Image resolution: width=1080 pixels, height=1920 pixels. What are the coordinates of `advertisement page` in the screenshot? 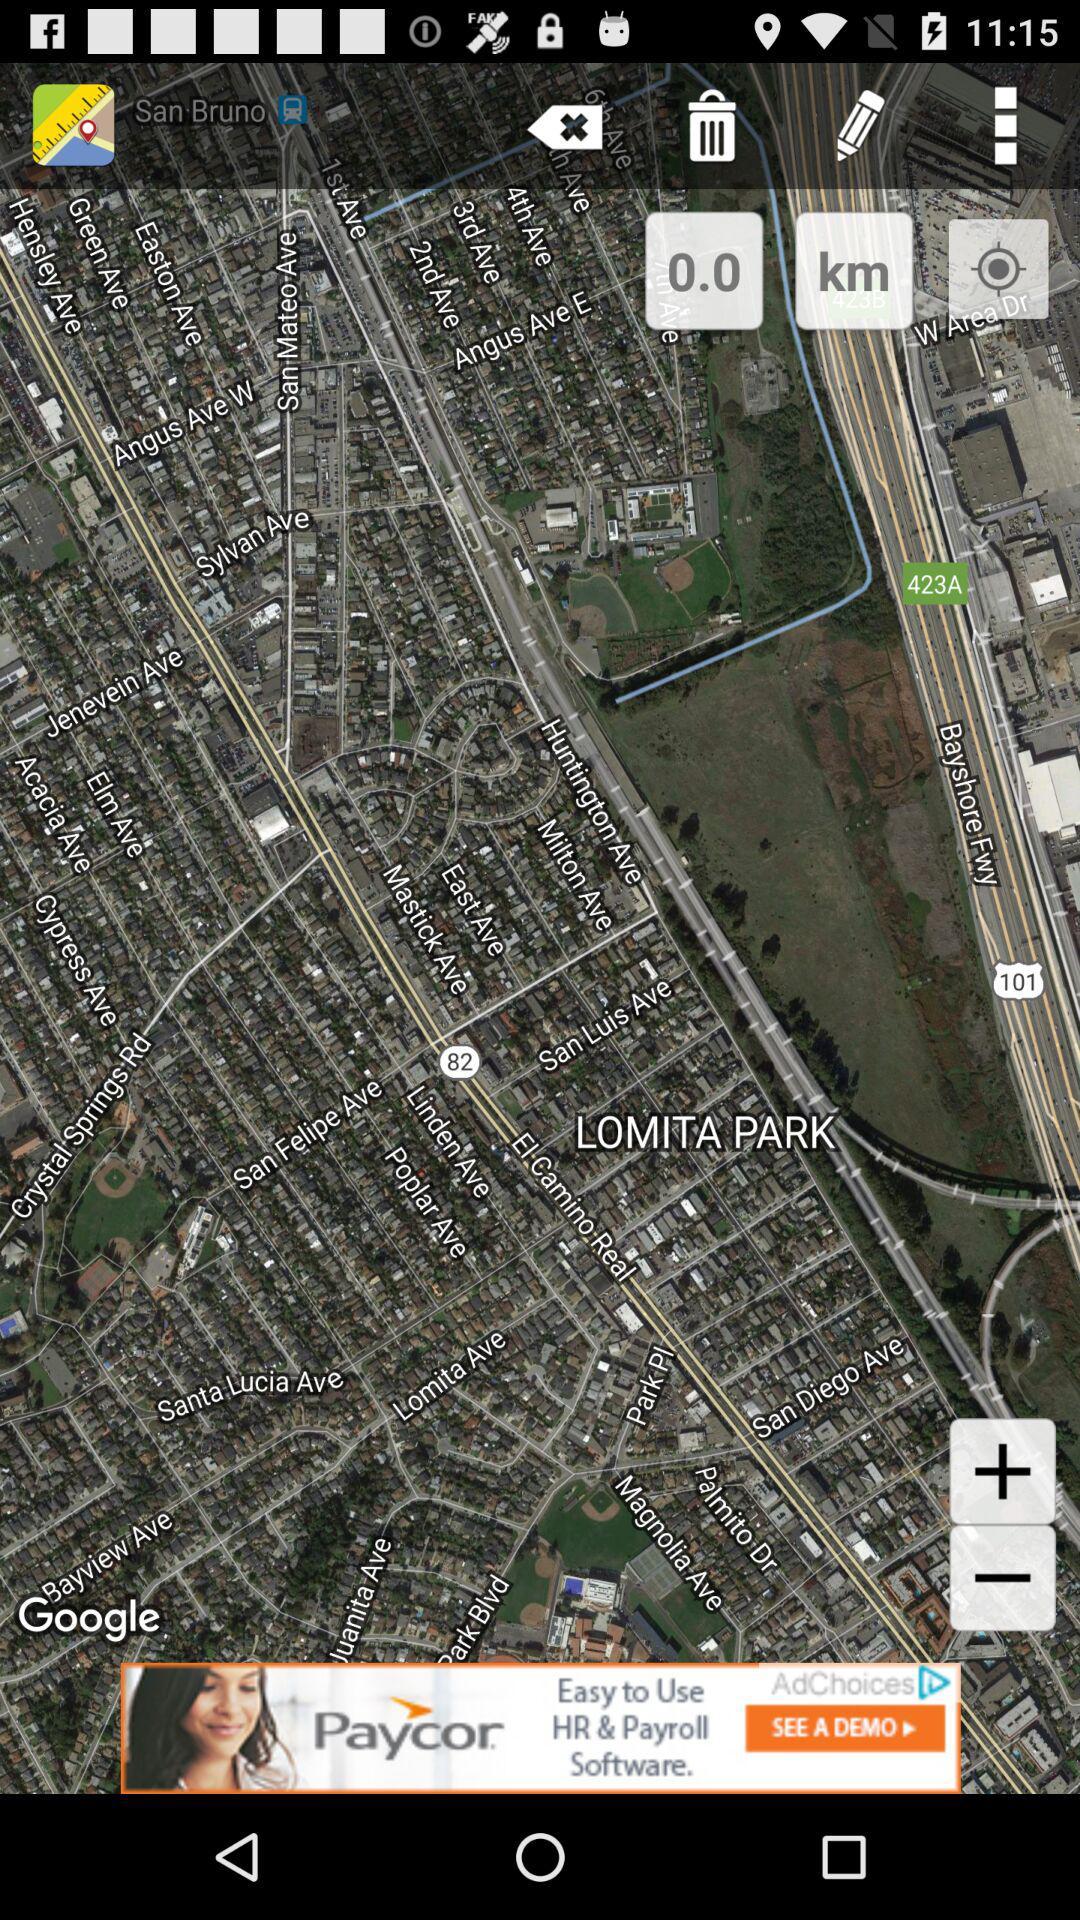 It's located at (540, 1727).